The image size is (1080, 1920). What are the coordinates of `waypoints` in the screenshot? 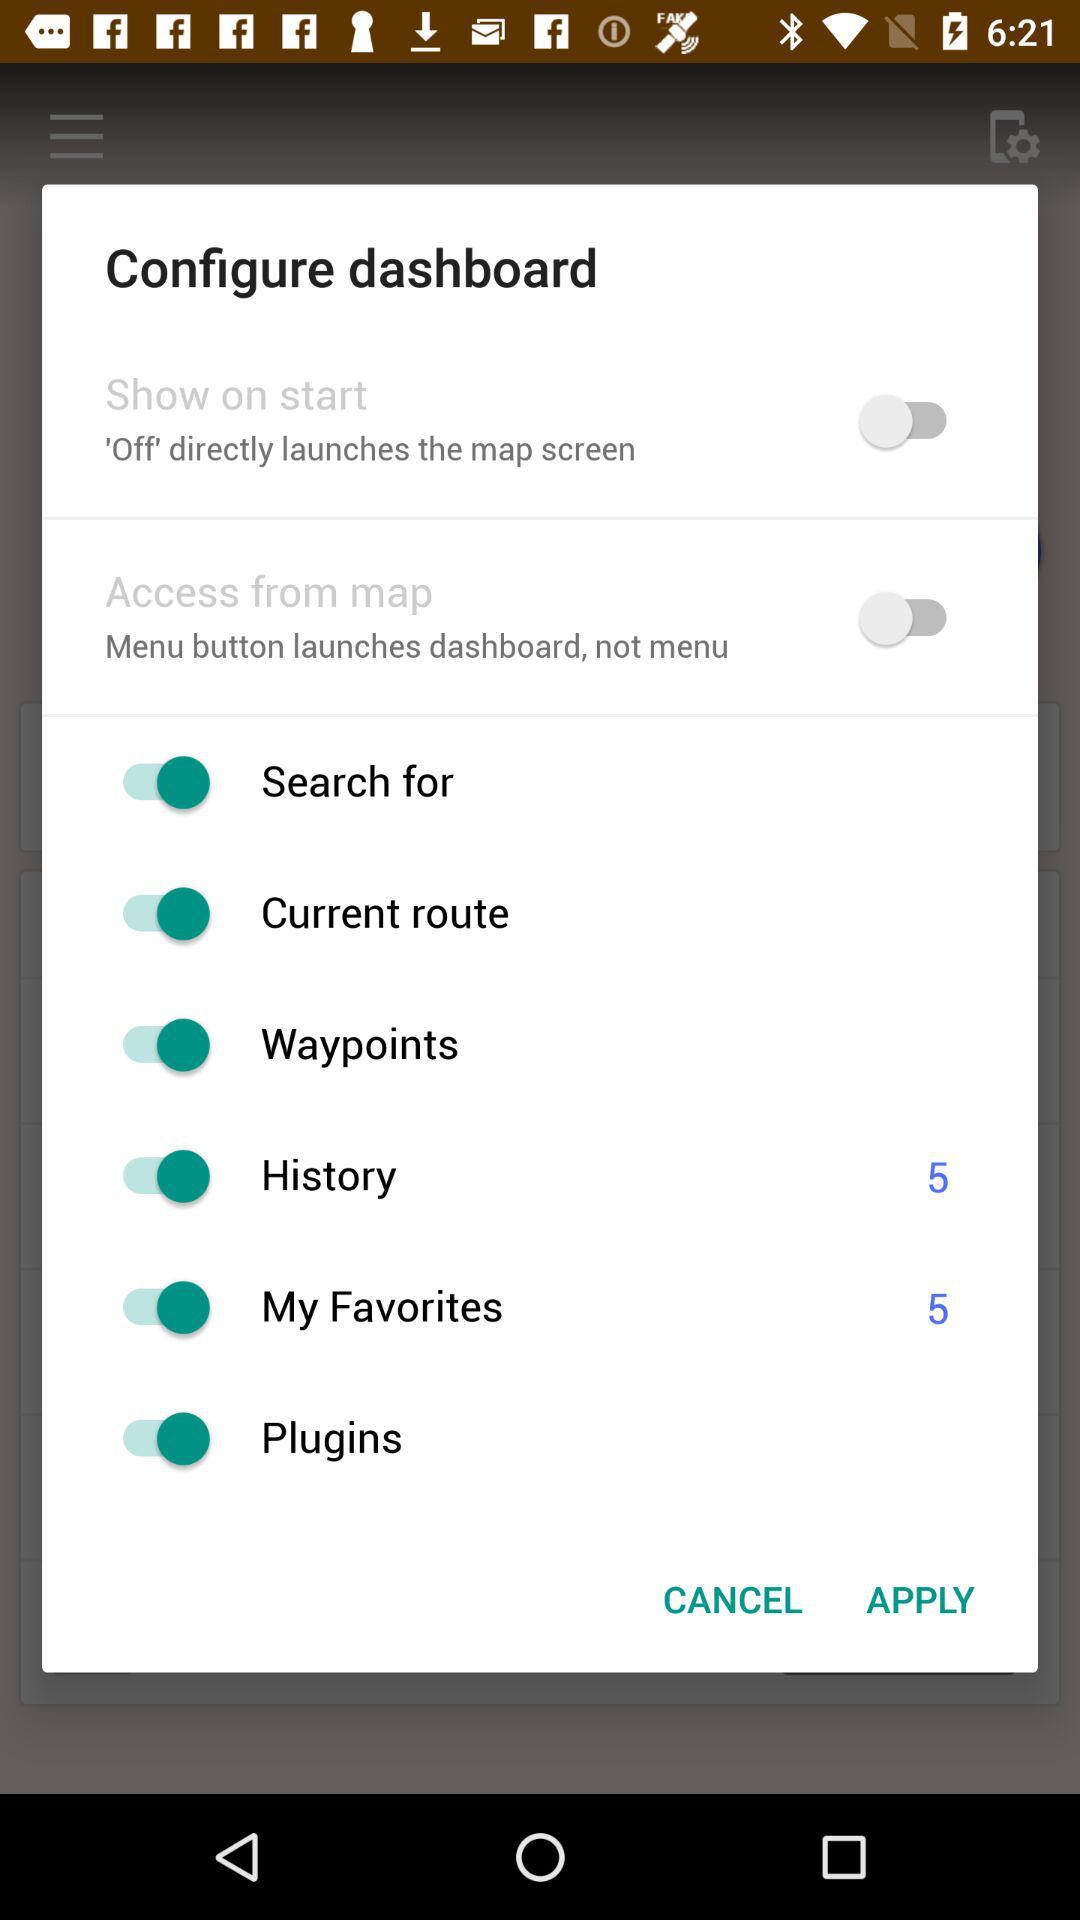 It's located at (155, 1044).